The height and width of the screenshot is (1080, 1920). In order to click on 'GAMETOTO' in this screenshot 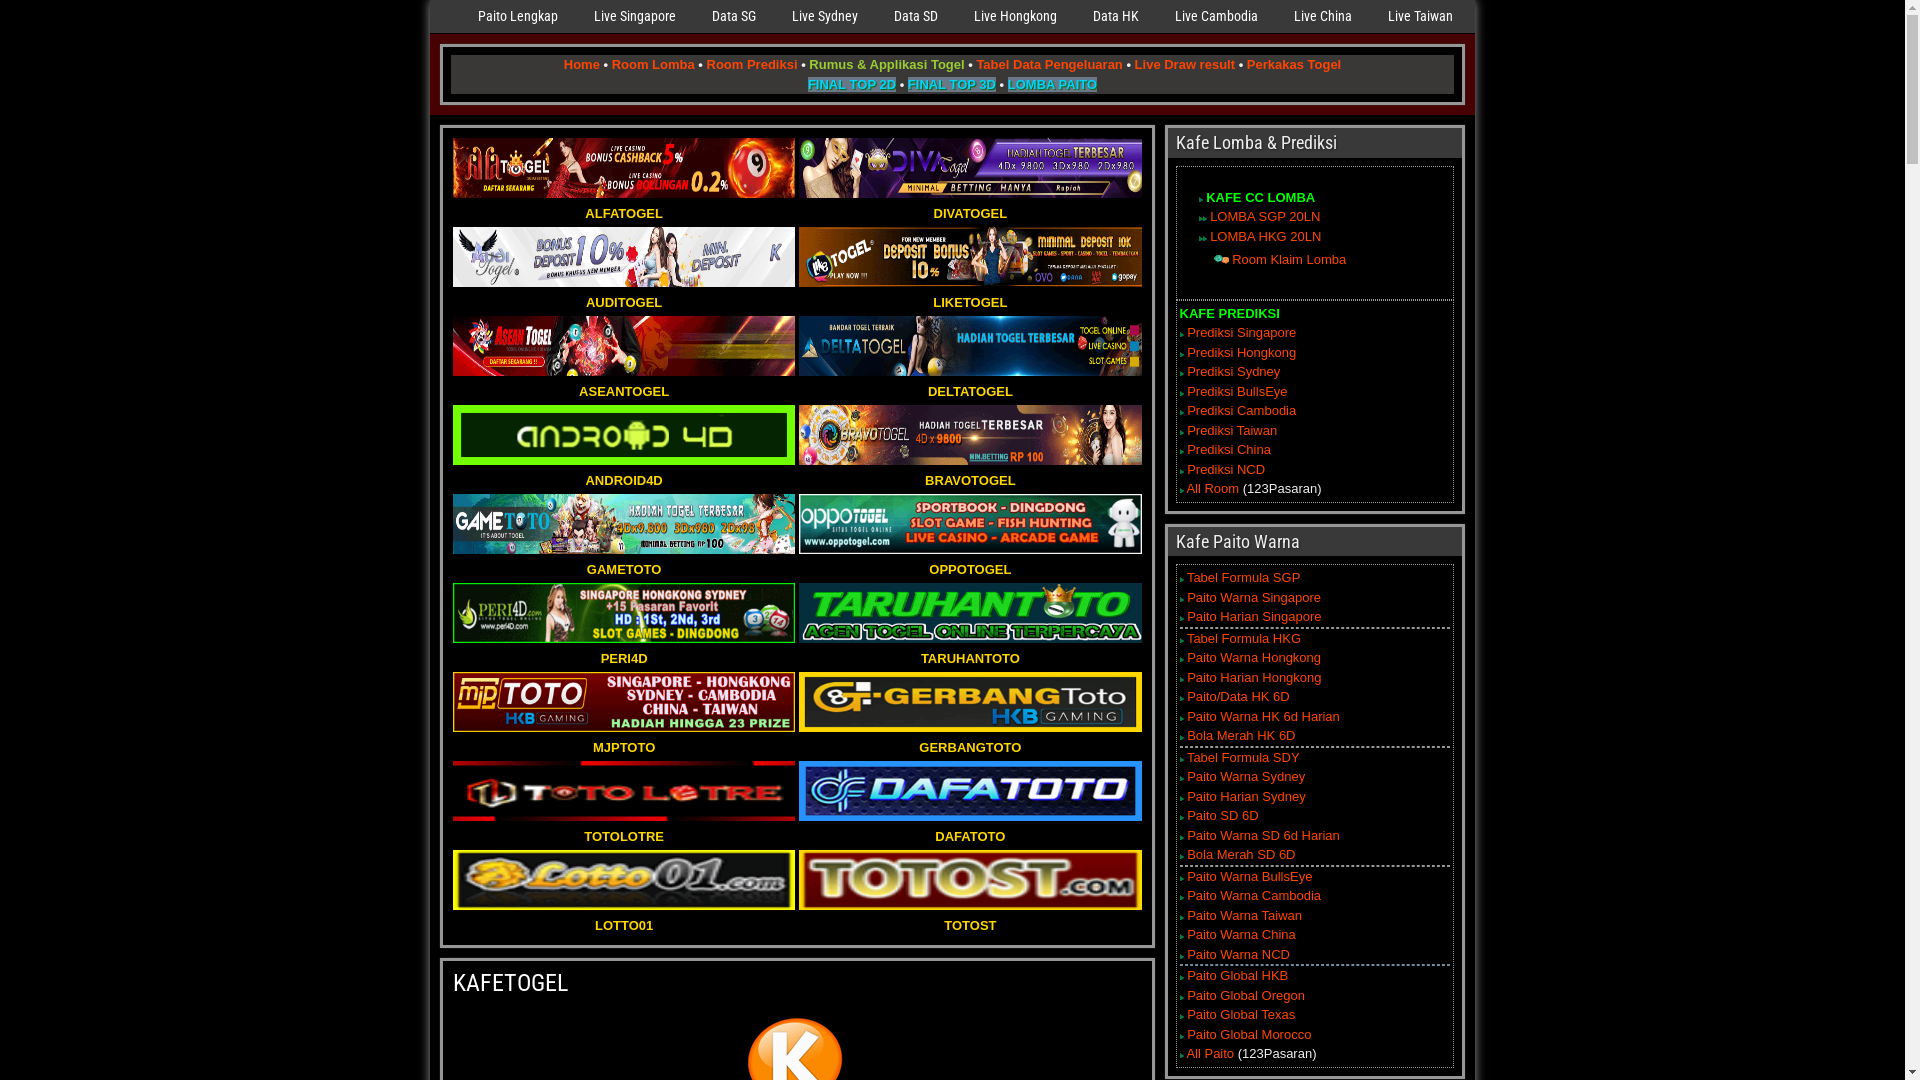, I will do `click(623, 559)`.